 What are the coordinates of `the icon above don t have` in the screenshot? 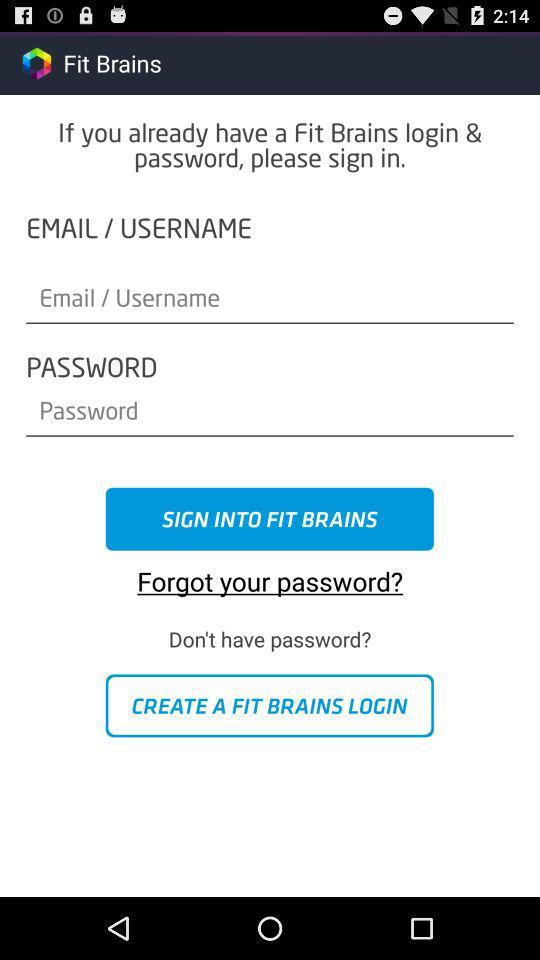 It's located at (270, 574).